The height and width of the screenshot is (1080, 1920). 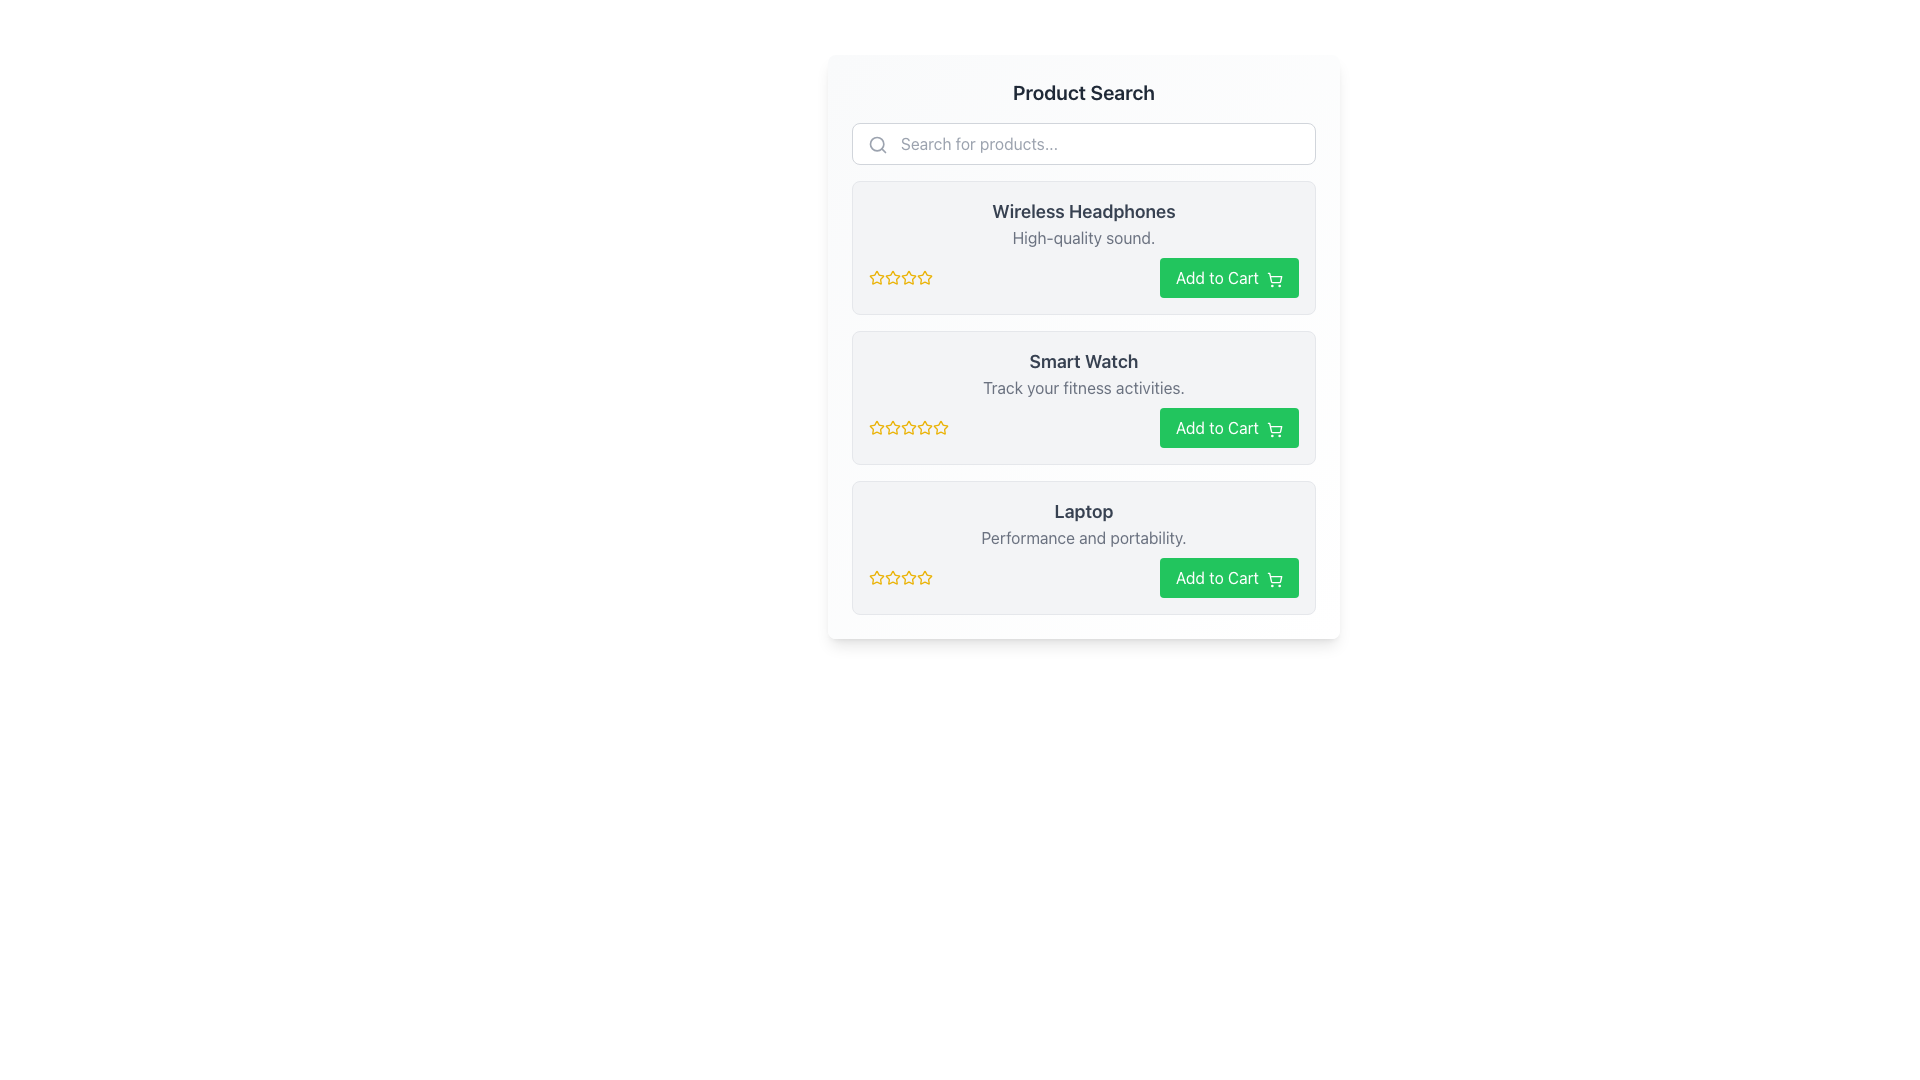 What do you see at coordinates (877, 427) in the screenshot?
I see `the yellow star icon with a hollow center` at bounding box center [877, 427].